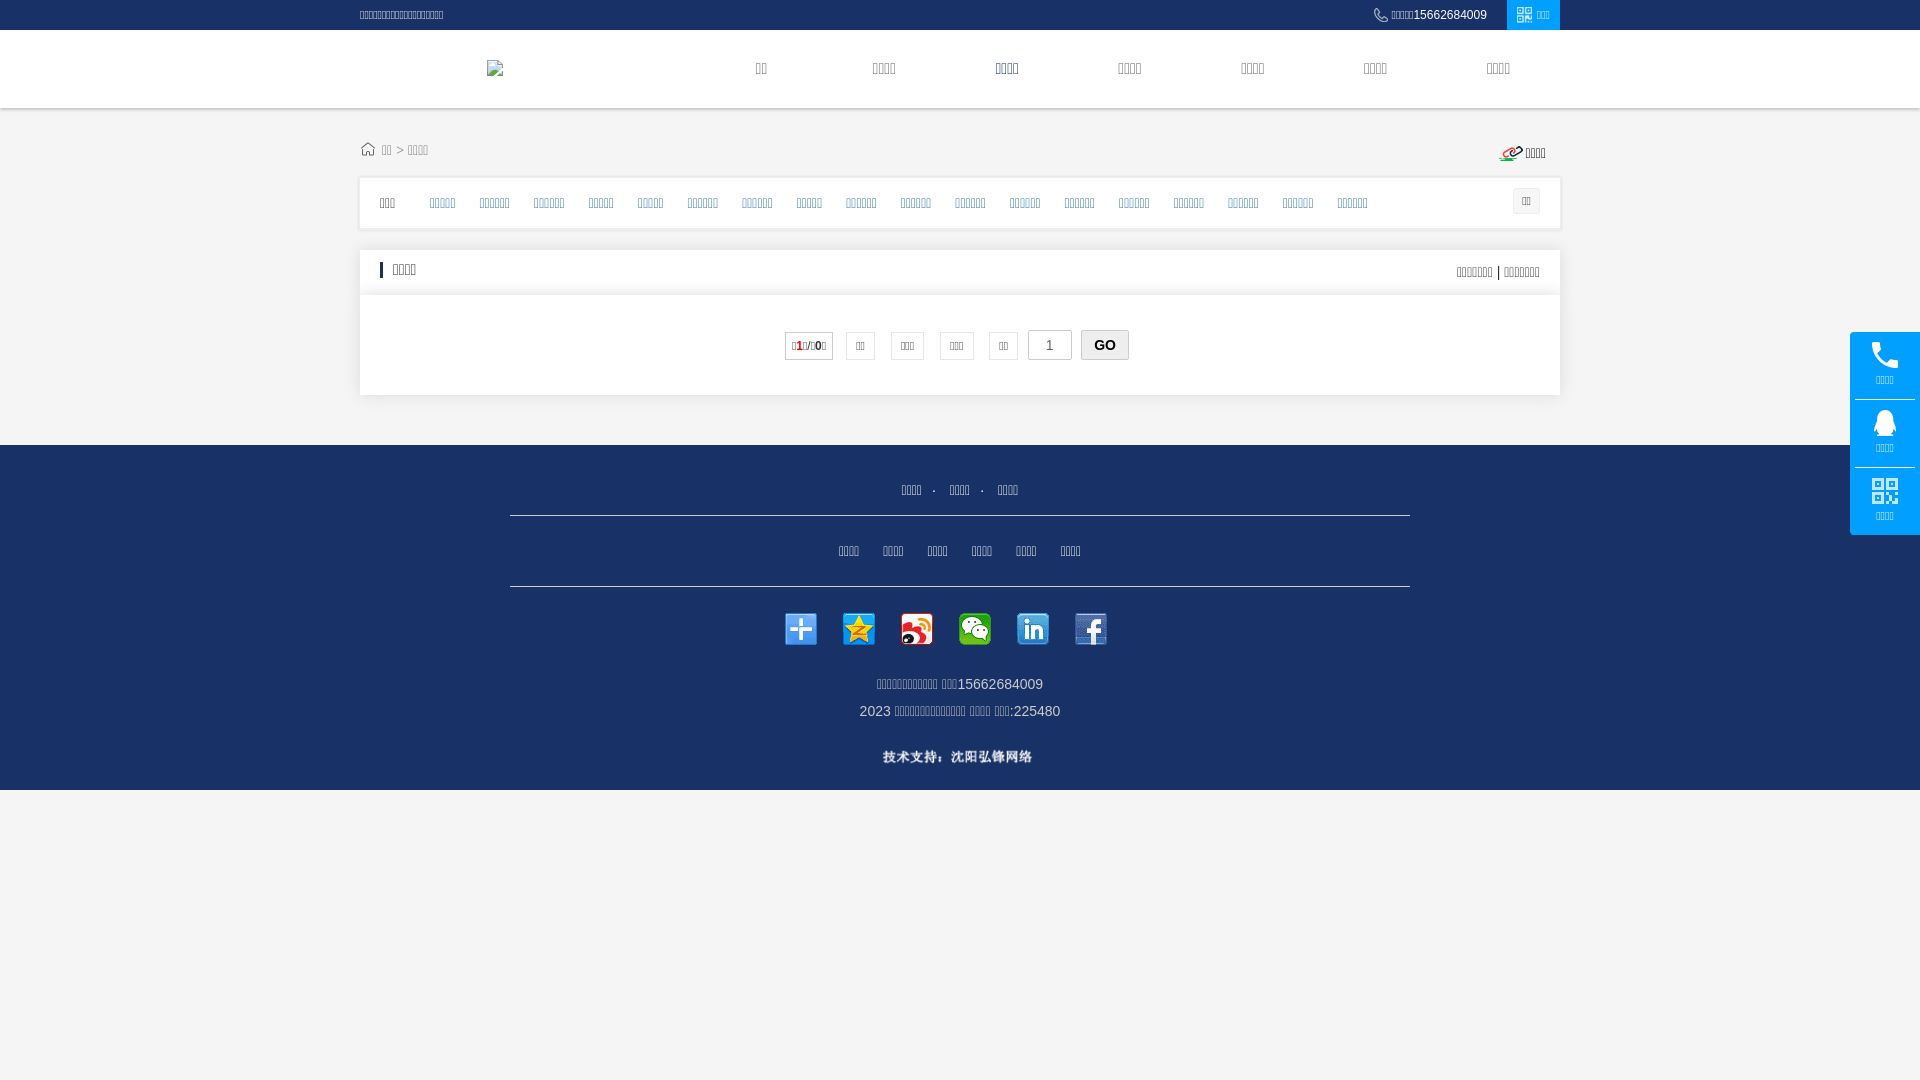 The height and width of the screenshot is (1080, 1920). Describe the element at coordinates (1103, 343) in the screenshot. I see `'GO'` at that location.